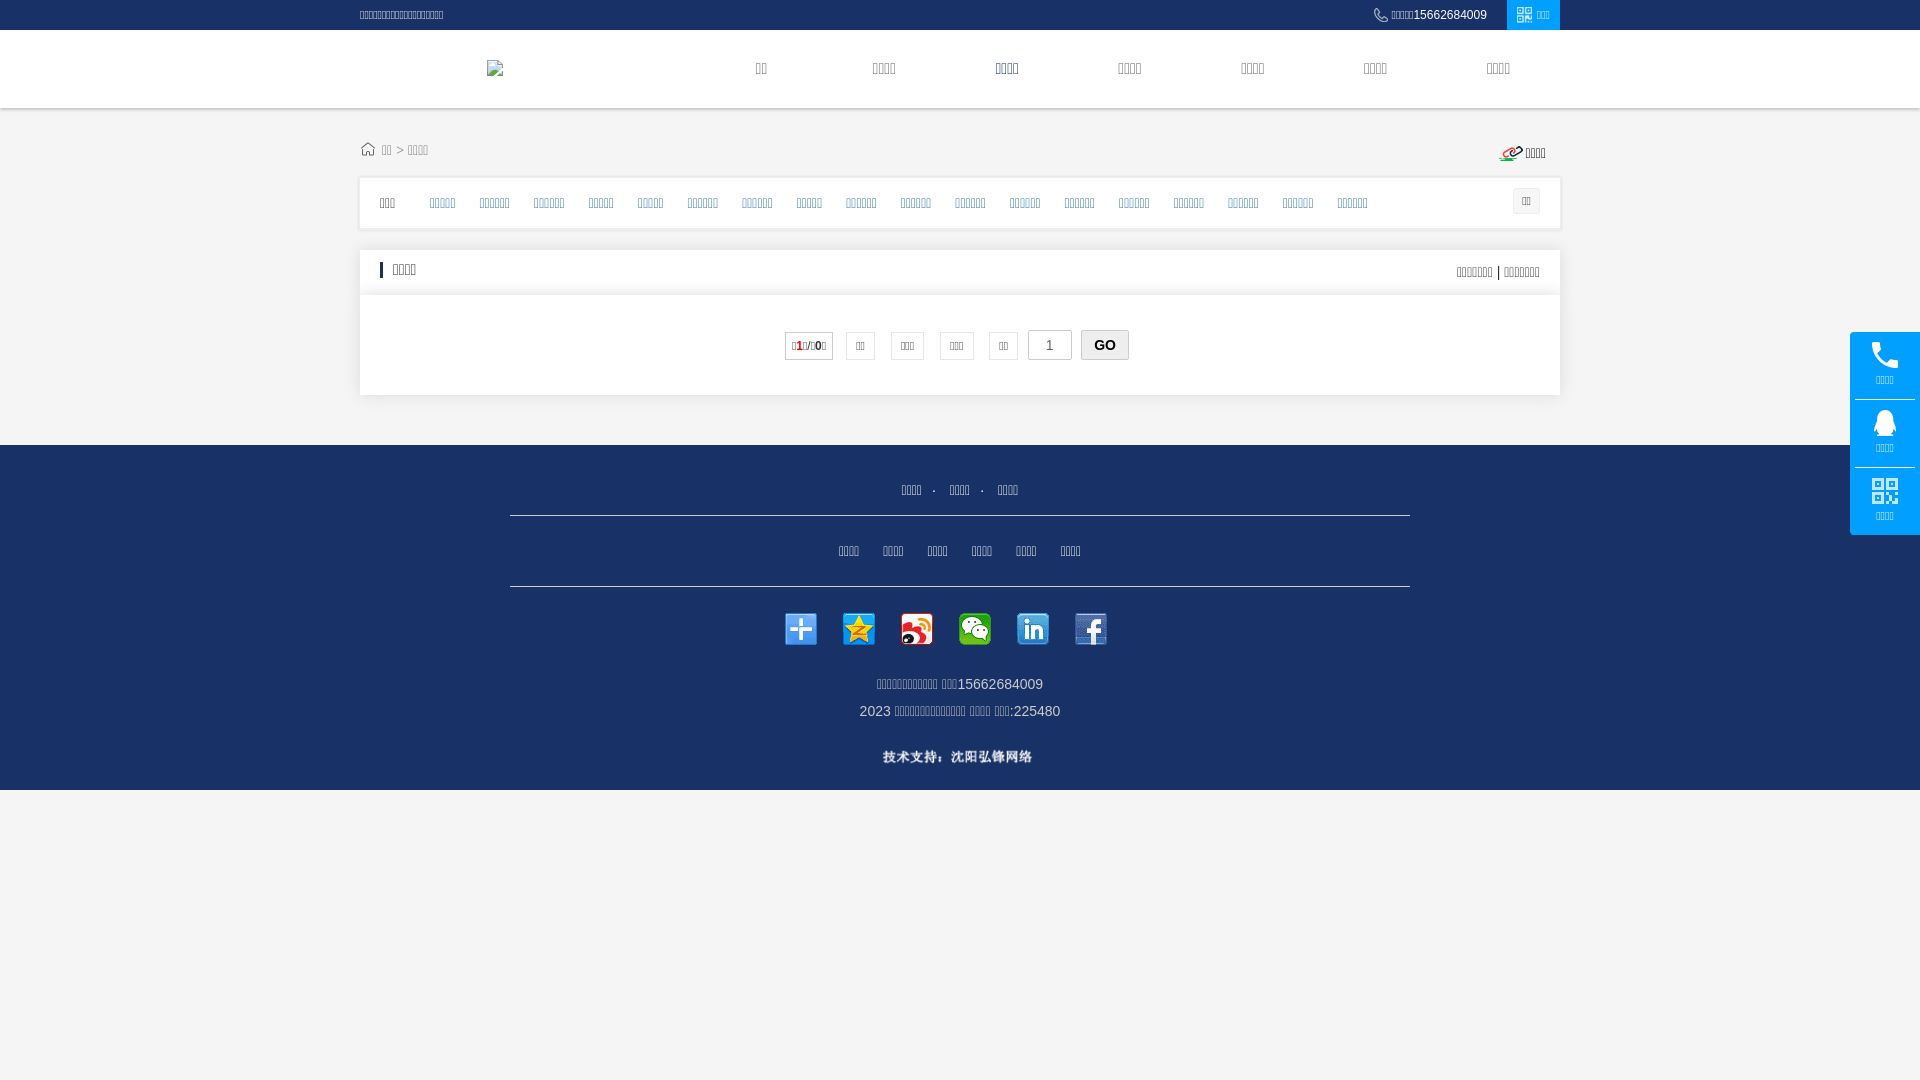 The height and width of the screenshot is (1080, 1920). Describe the element at coordinates (1103, 343) in the screenshot. I see `'GO'` at that location.